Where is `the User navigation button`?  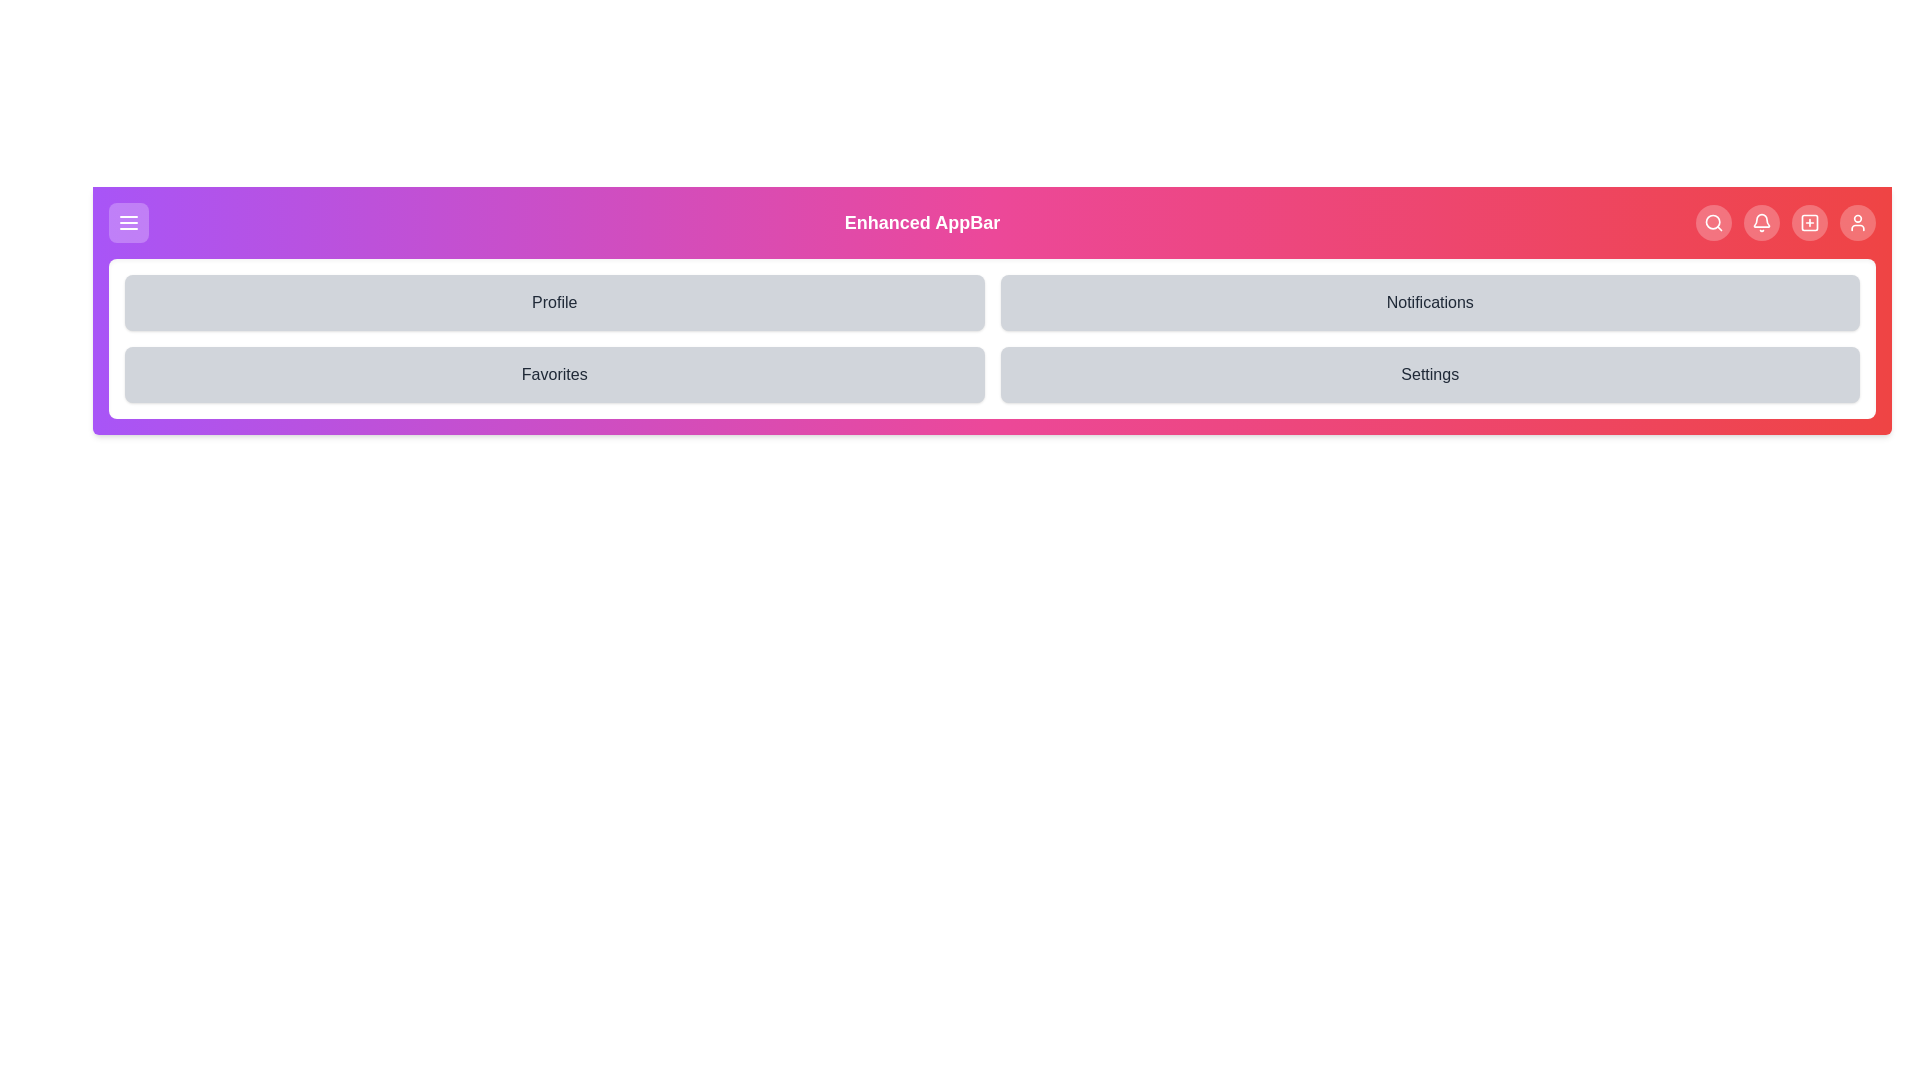 the User navigation button is located at coordinates (1856, 223).